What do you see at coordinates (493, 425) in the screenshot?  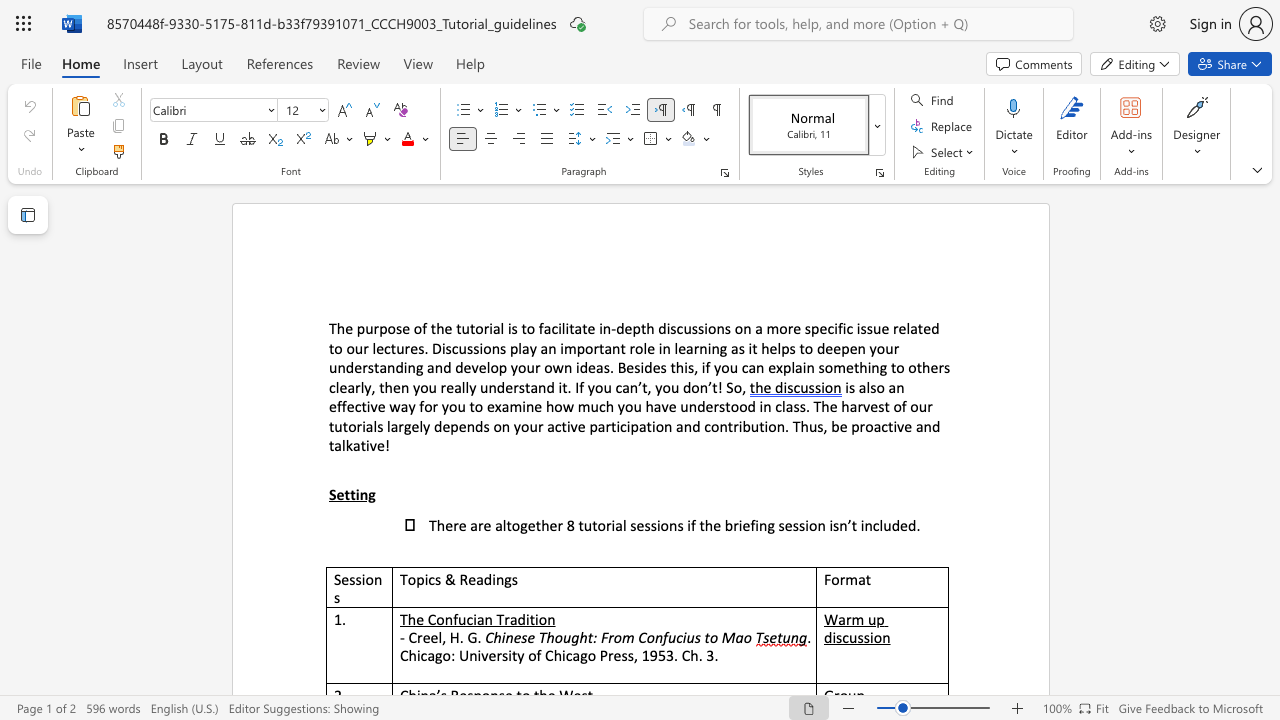 I see `the subset text "on your ac" within the text "on your active"` at bounding box center [493, 425].